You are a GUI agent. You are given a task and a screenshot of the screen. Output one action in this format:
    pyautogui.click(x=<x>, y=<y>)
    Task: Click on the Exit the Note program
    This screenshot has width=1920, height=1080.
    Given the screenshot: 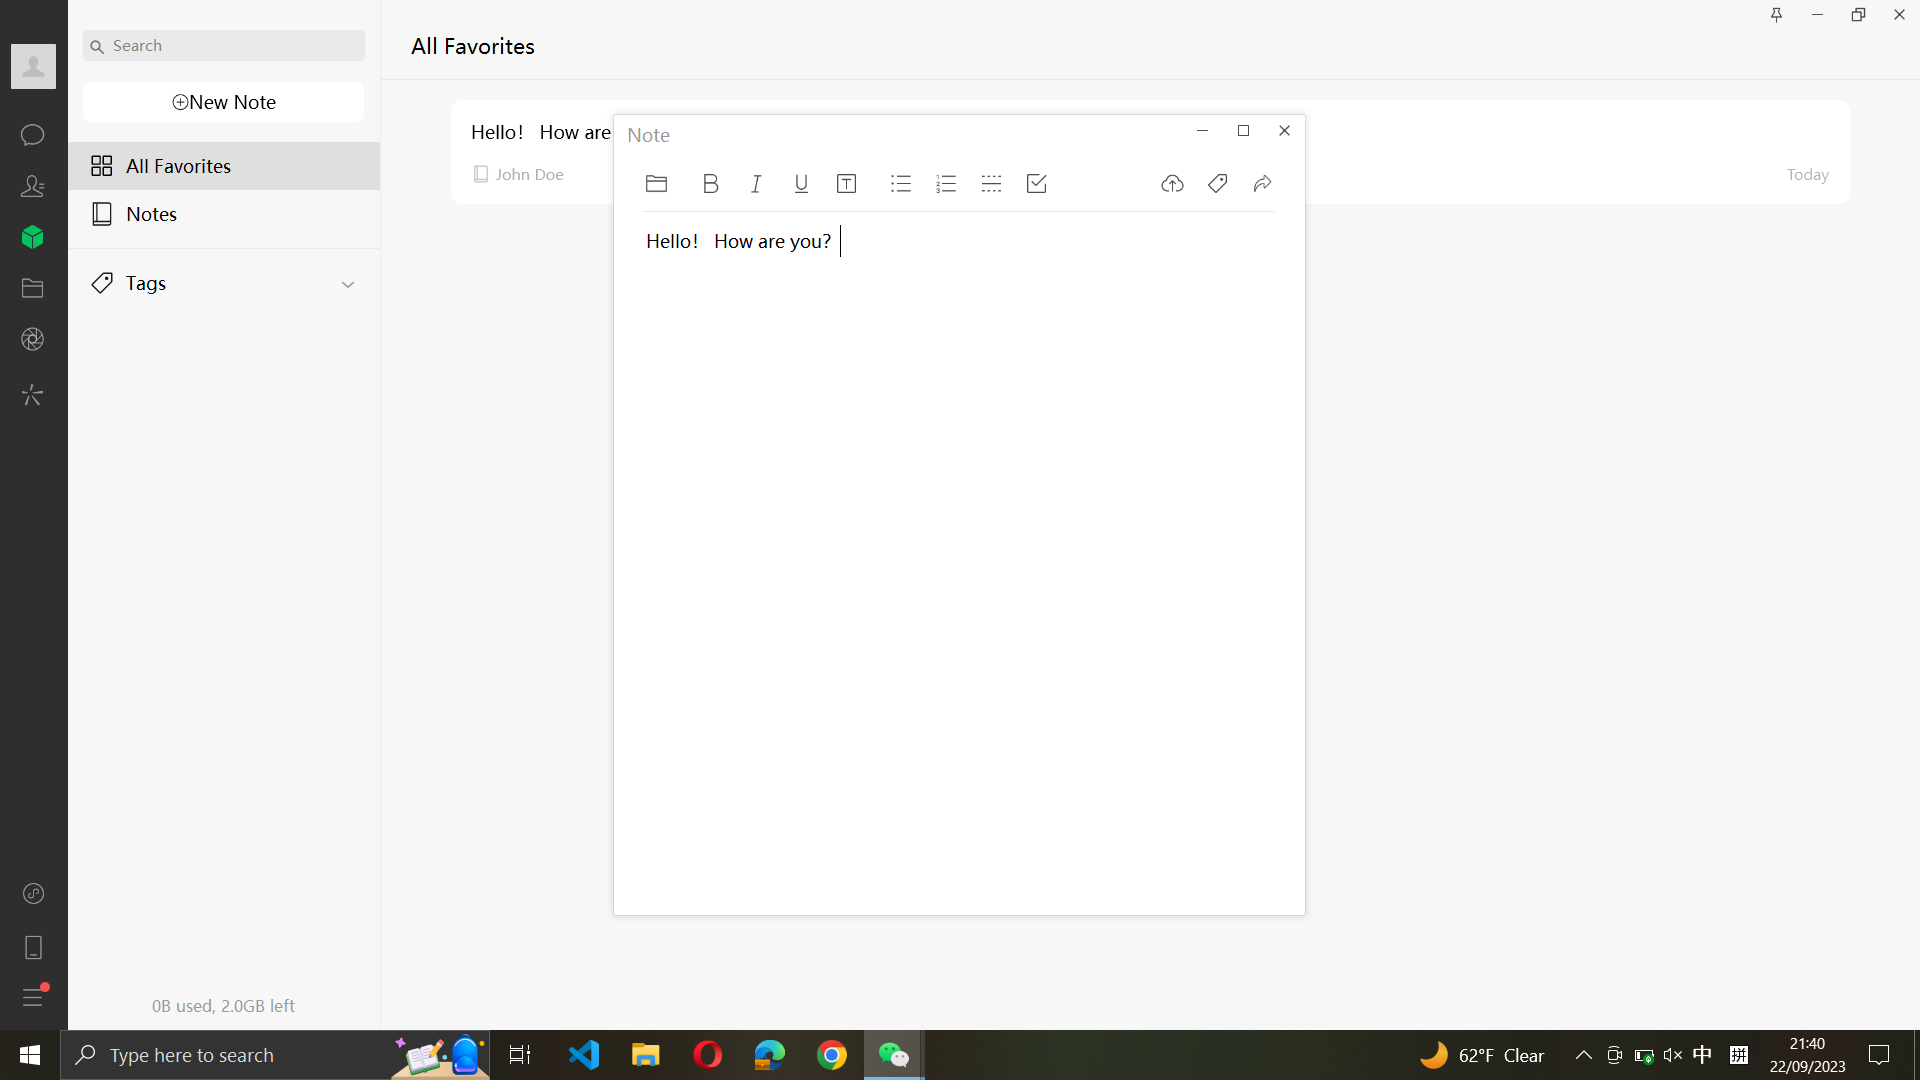 What is the action you would take?
    pyautogui.click(x=1285, y=131)
    